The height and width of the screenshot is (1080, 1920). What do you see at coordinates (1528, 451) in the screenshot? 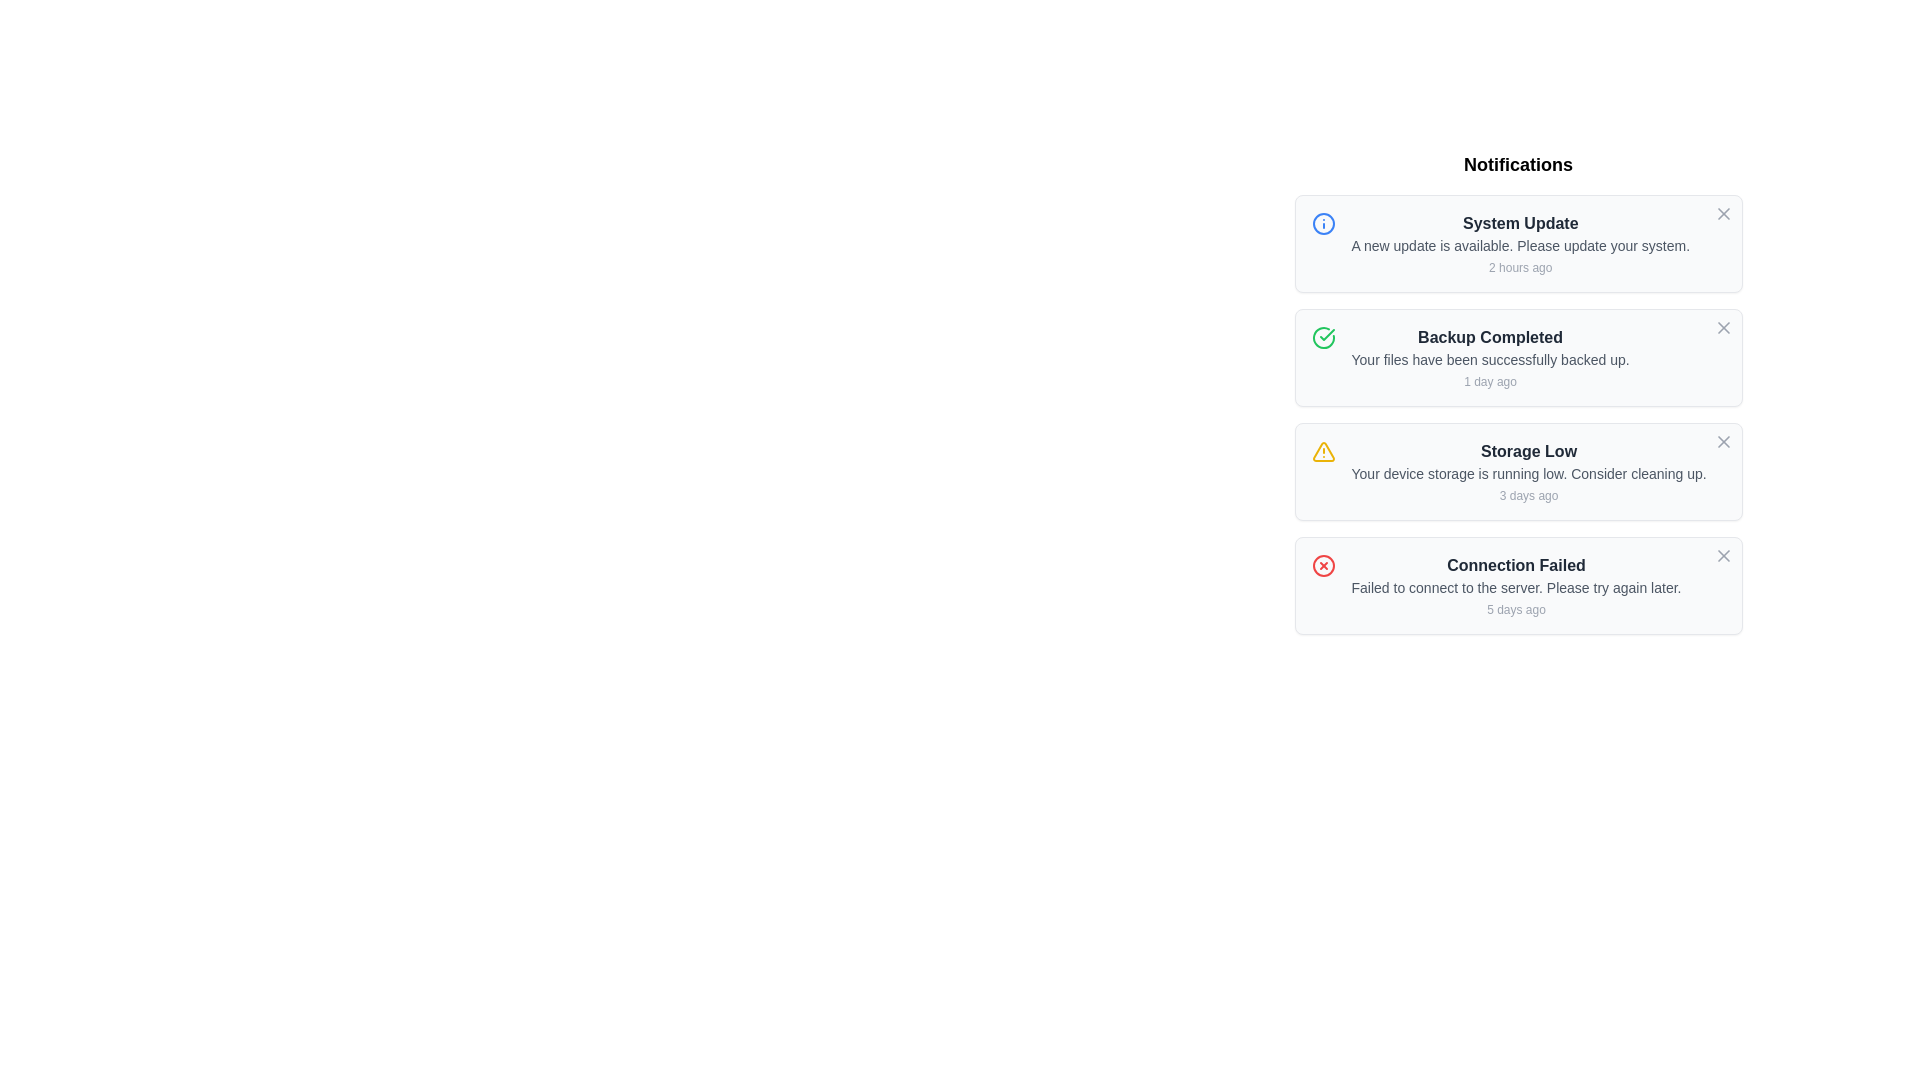
I see `the 'Storage Low' text label, which is the title of the notification regarding low storage status, located within the third notification card in the Notifications section` at bounding box center [1528, 451].